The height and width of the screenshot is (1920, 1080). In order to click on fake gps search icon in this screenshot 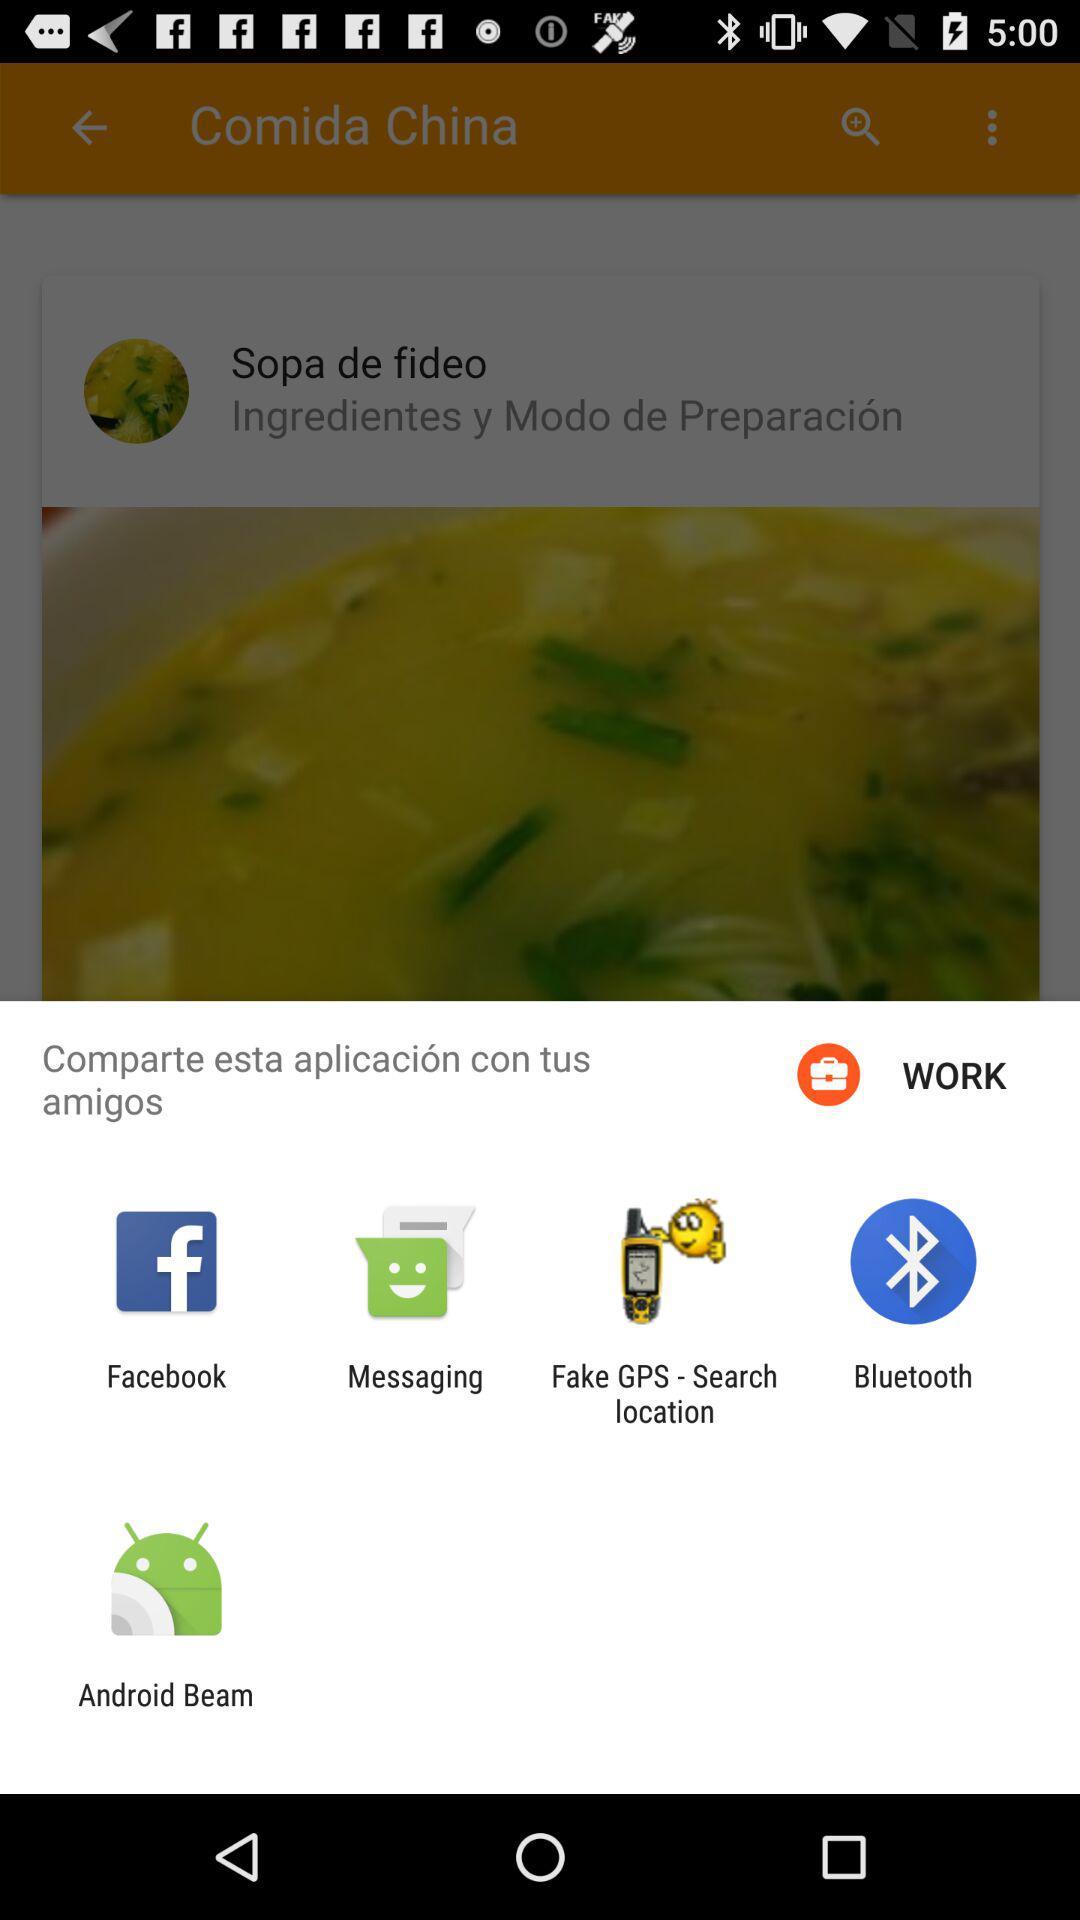, I will do `click(664, 1392)`.